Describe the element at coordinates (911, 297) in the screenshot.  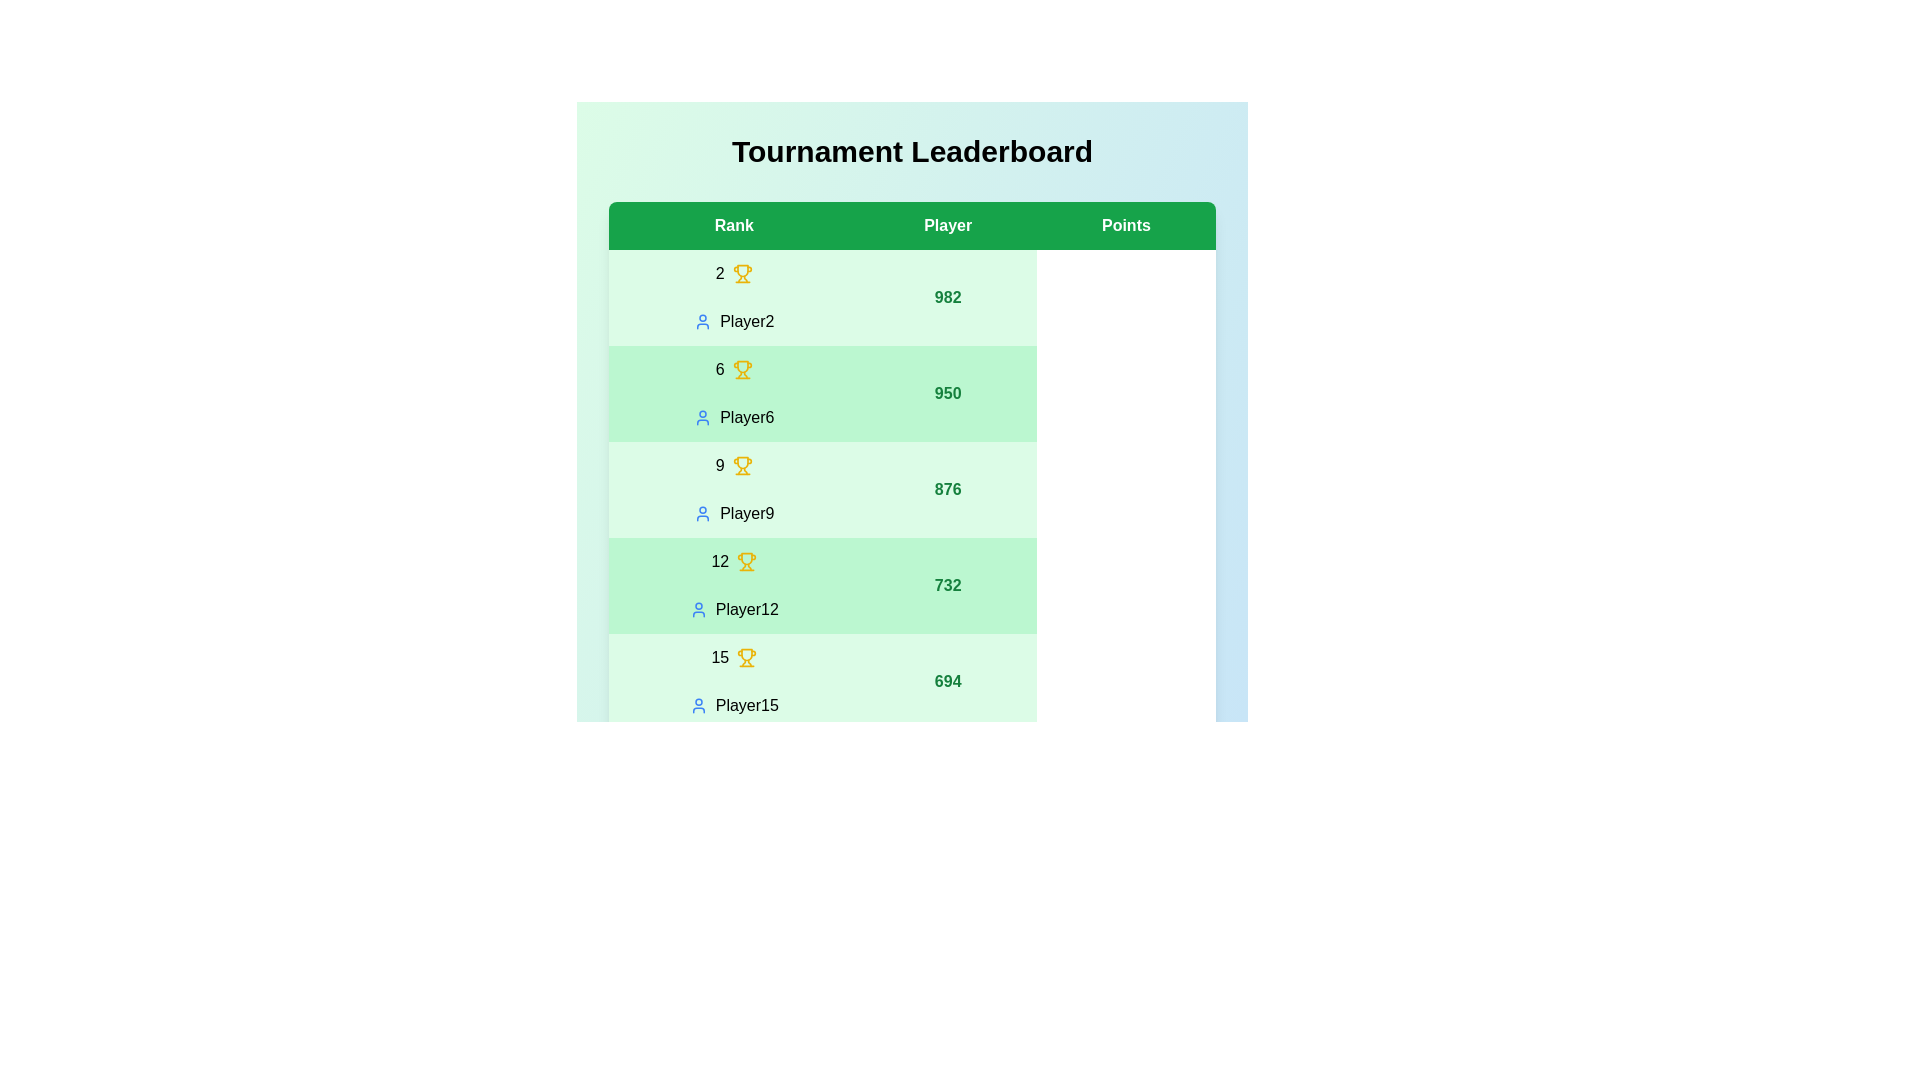
I see `the row corresponding to rank 2` at that location.